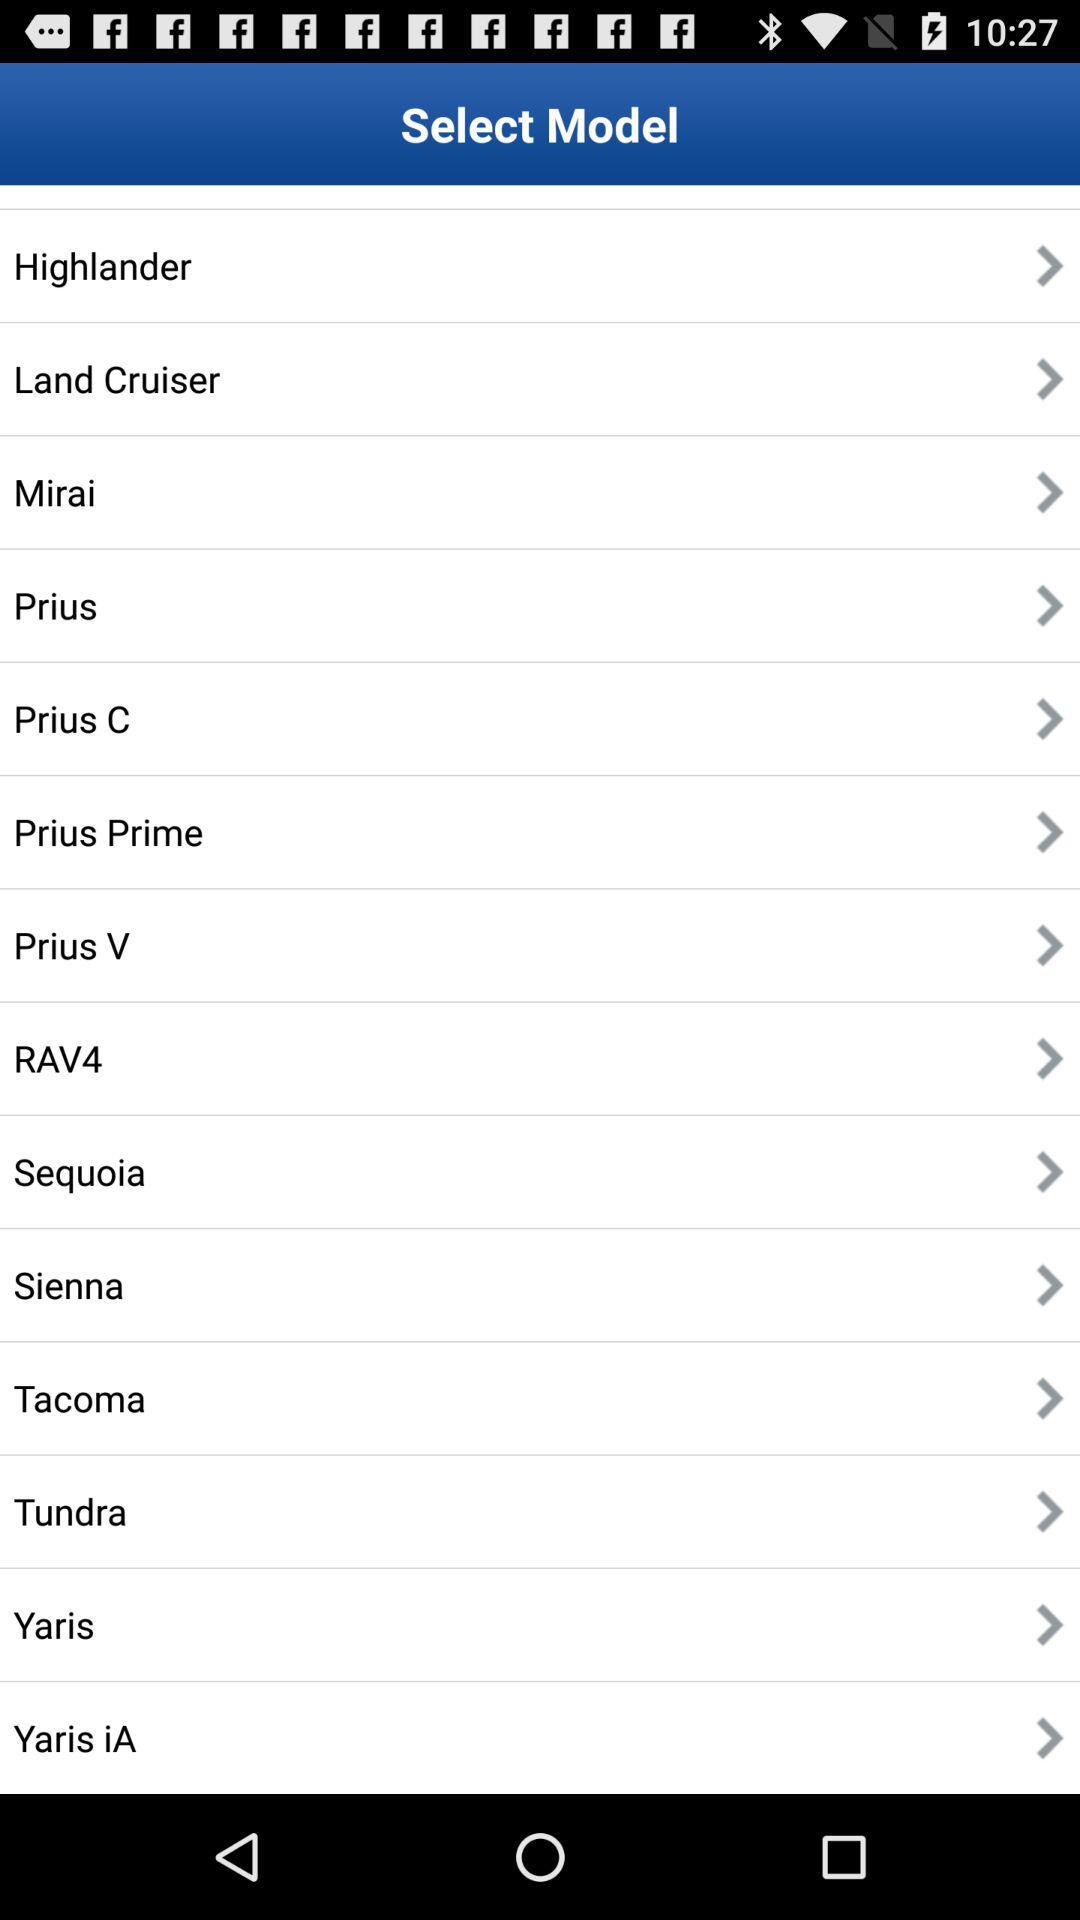  What do you see at coordinates (57, 1057) in the screenshot?
I see `the app above the sequoia icon` at bounding box center [57, 1057].